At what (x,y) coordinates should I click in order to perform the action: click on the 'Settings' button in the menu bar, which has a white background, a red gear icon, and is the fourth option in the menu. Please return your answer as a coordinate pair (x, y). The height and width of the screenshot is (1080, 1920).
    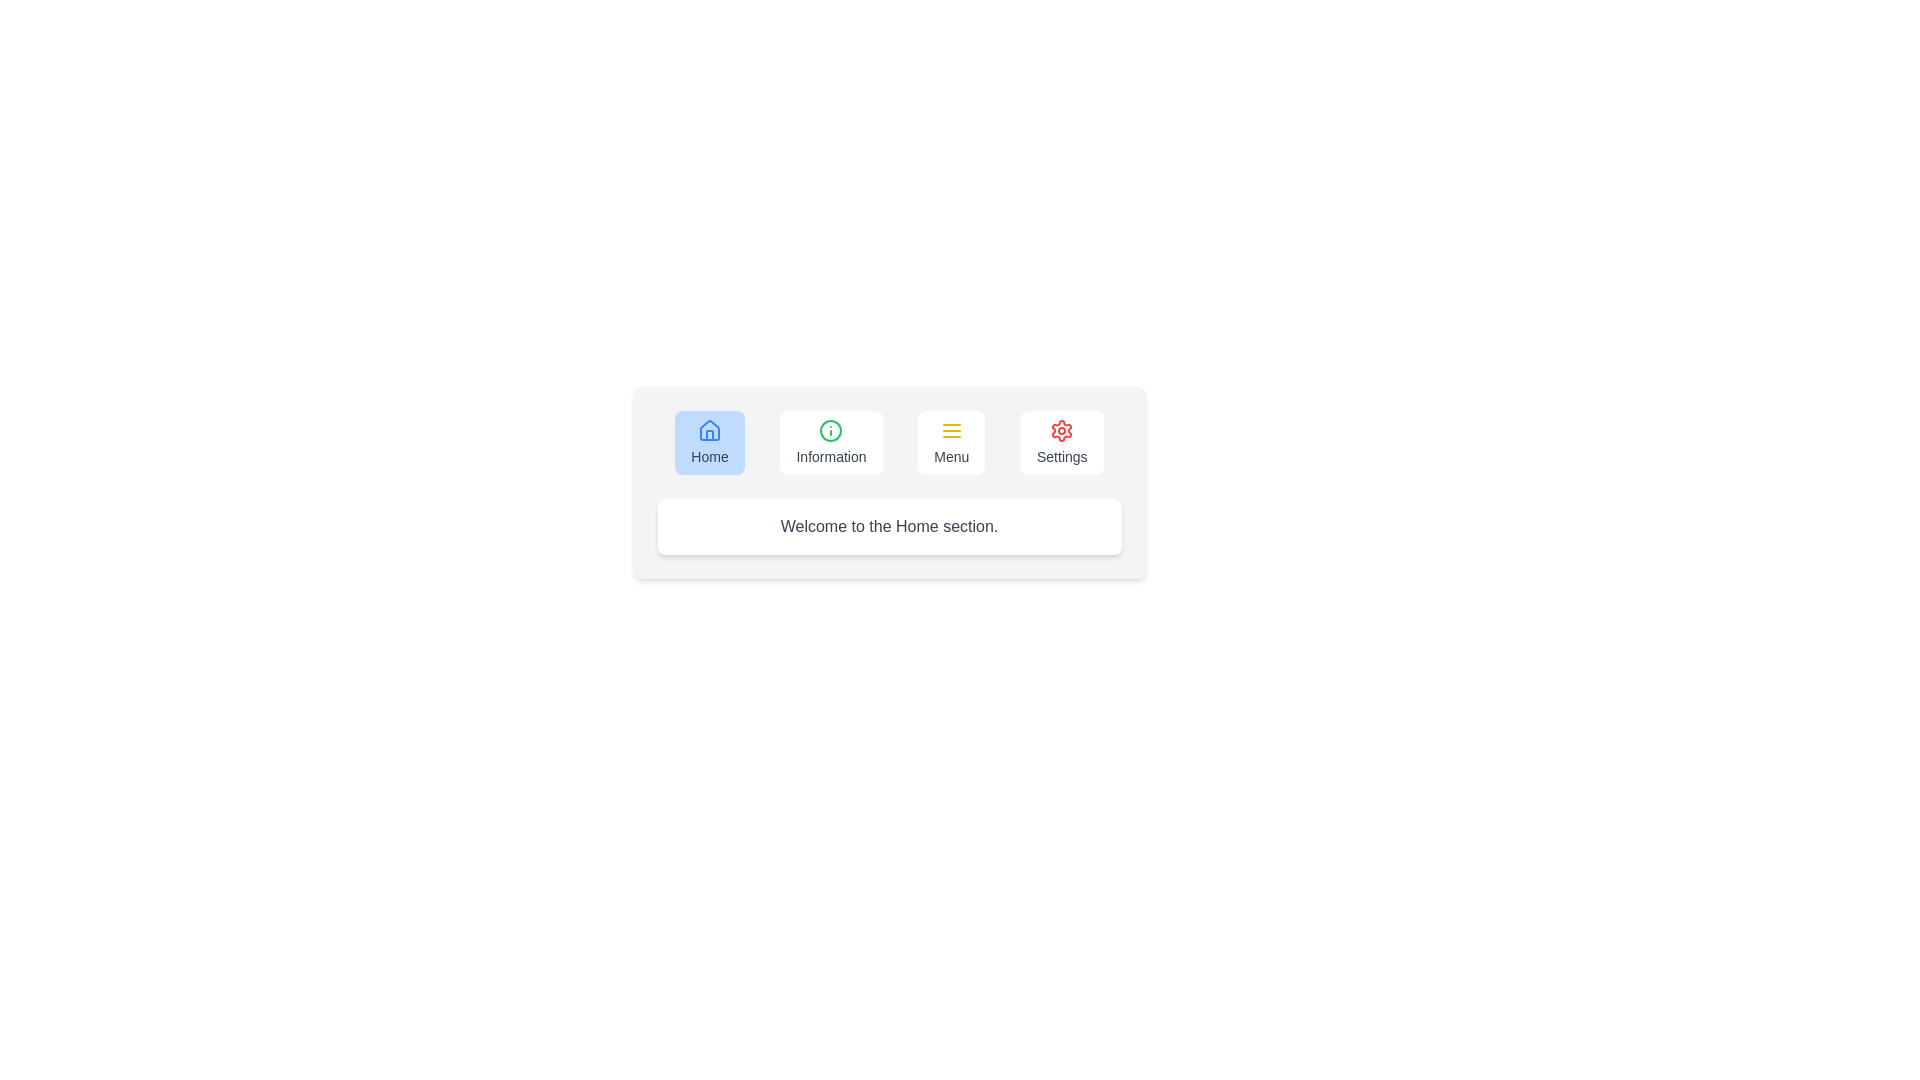
    Looking at the image, I should click on (1061, 442).